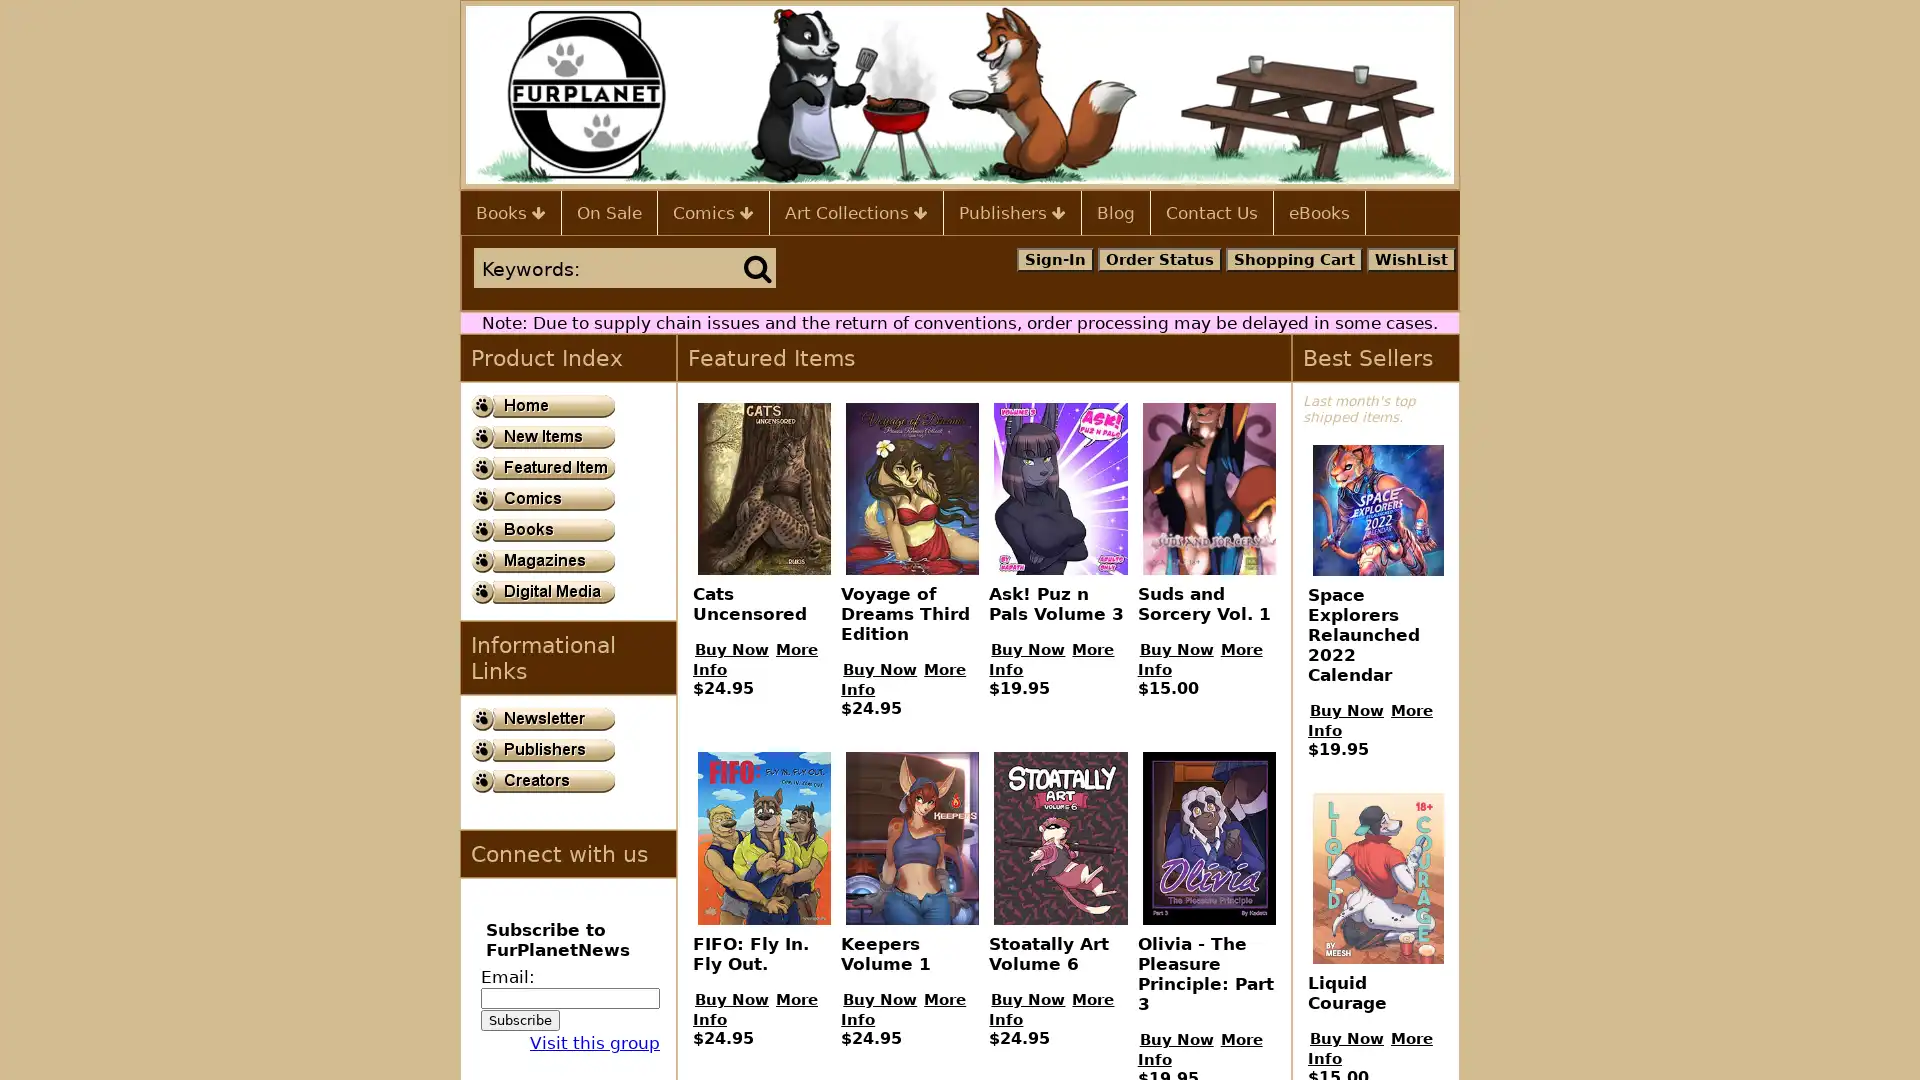  Describe the element at coordinates (1410, 257) in the screenshot. I see `WishList` at that location.